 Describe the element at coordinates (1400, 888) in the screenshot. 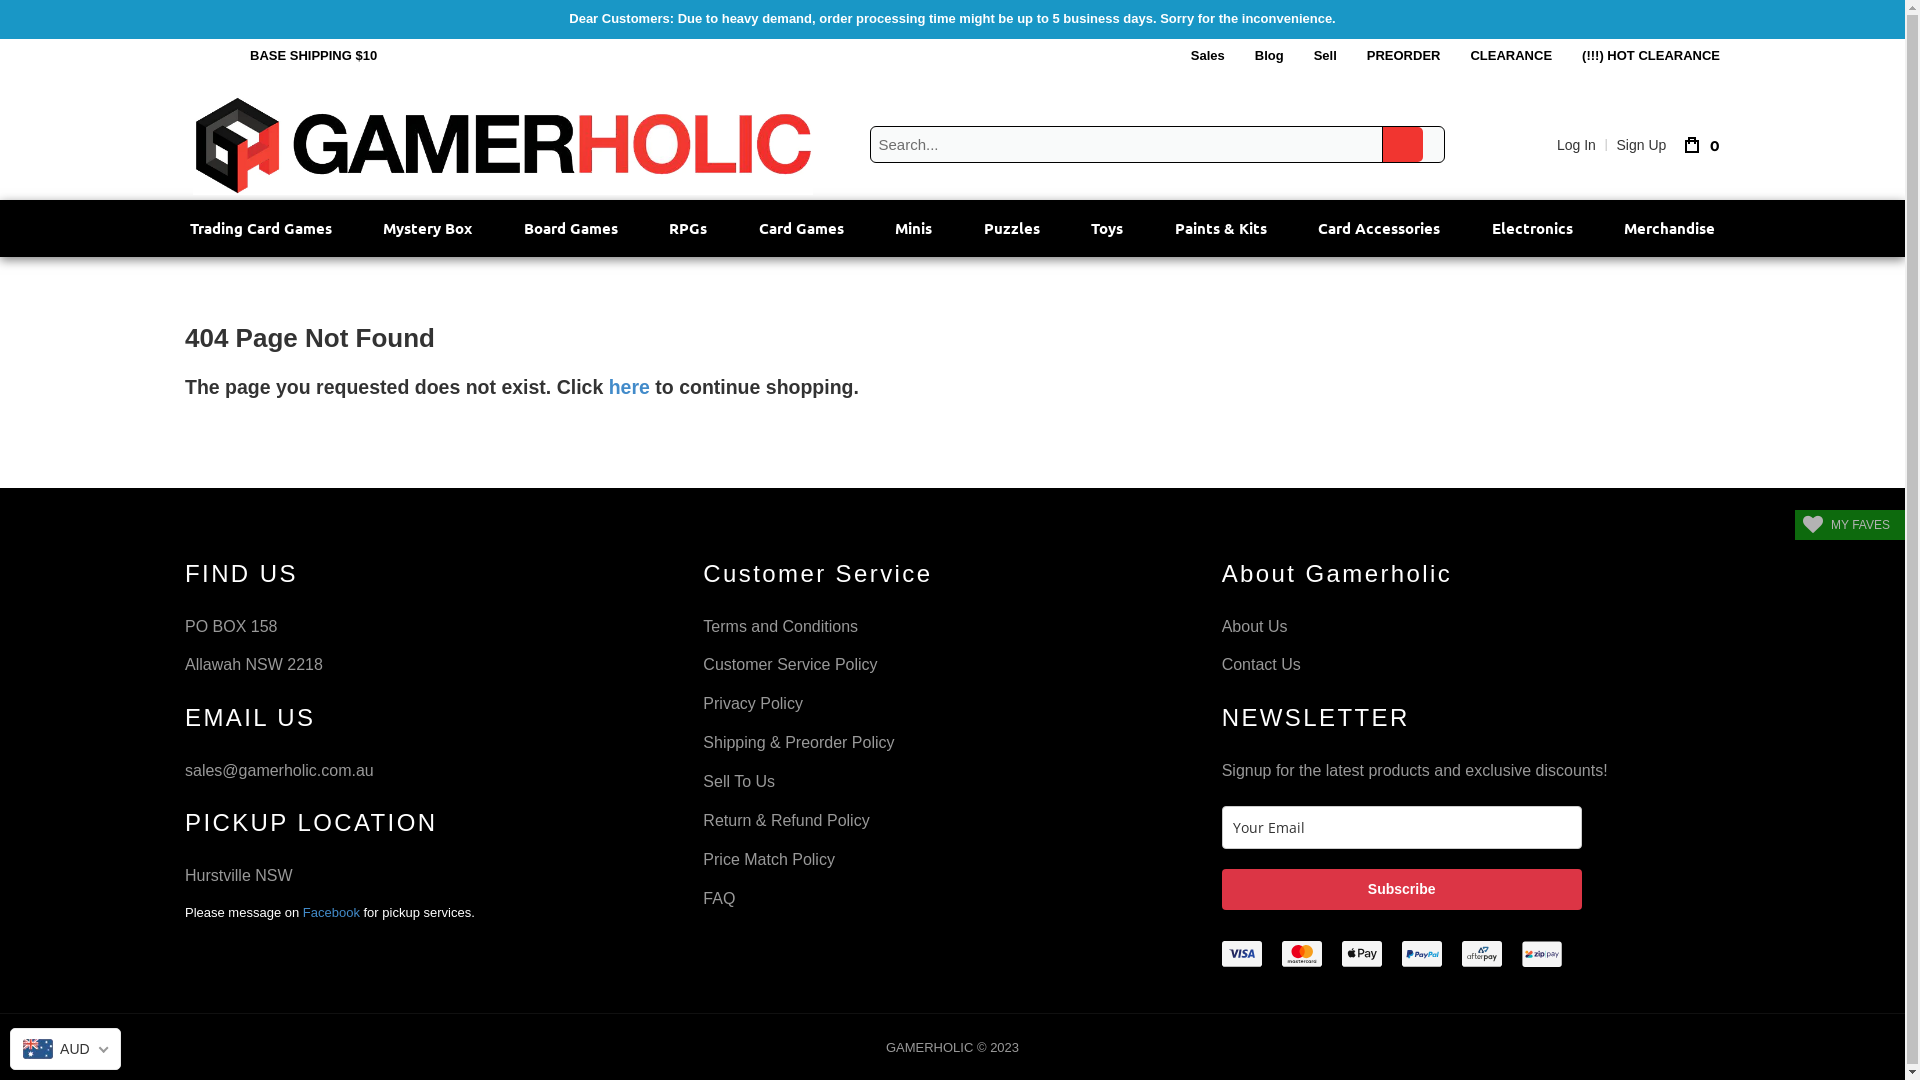

I see `'Subscribe'` at that location.